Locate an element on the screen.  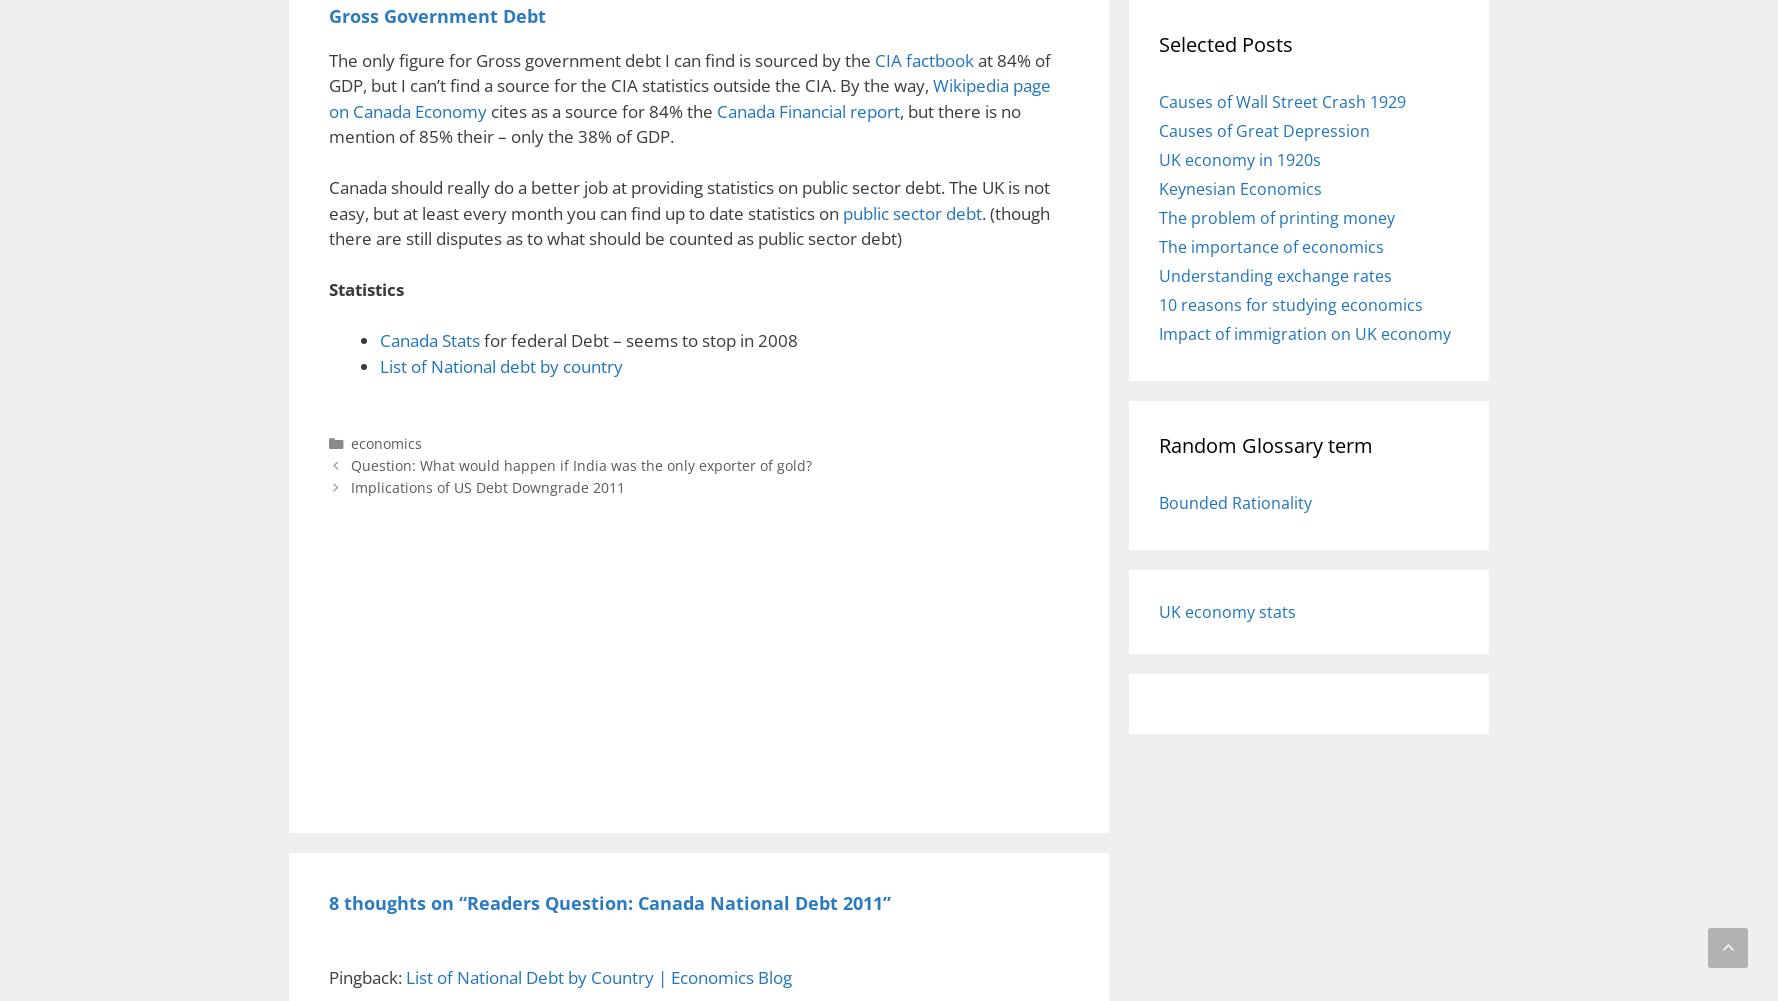
'Causes of Wall Street Crash 1929' is located at coordinates (1282, 100).